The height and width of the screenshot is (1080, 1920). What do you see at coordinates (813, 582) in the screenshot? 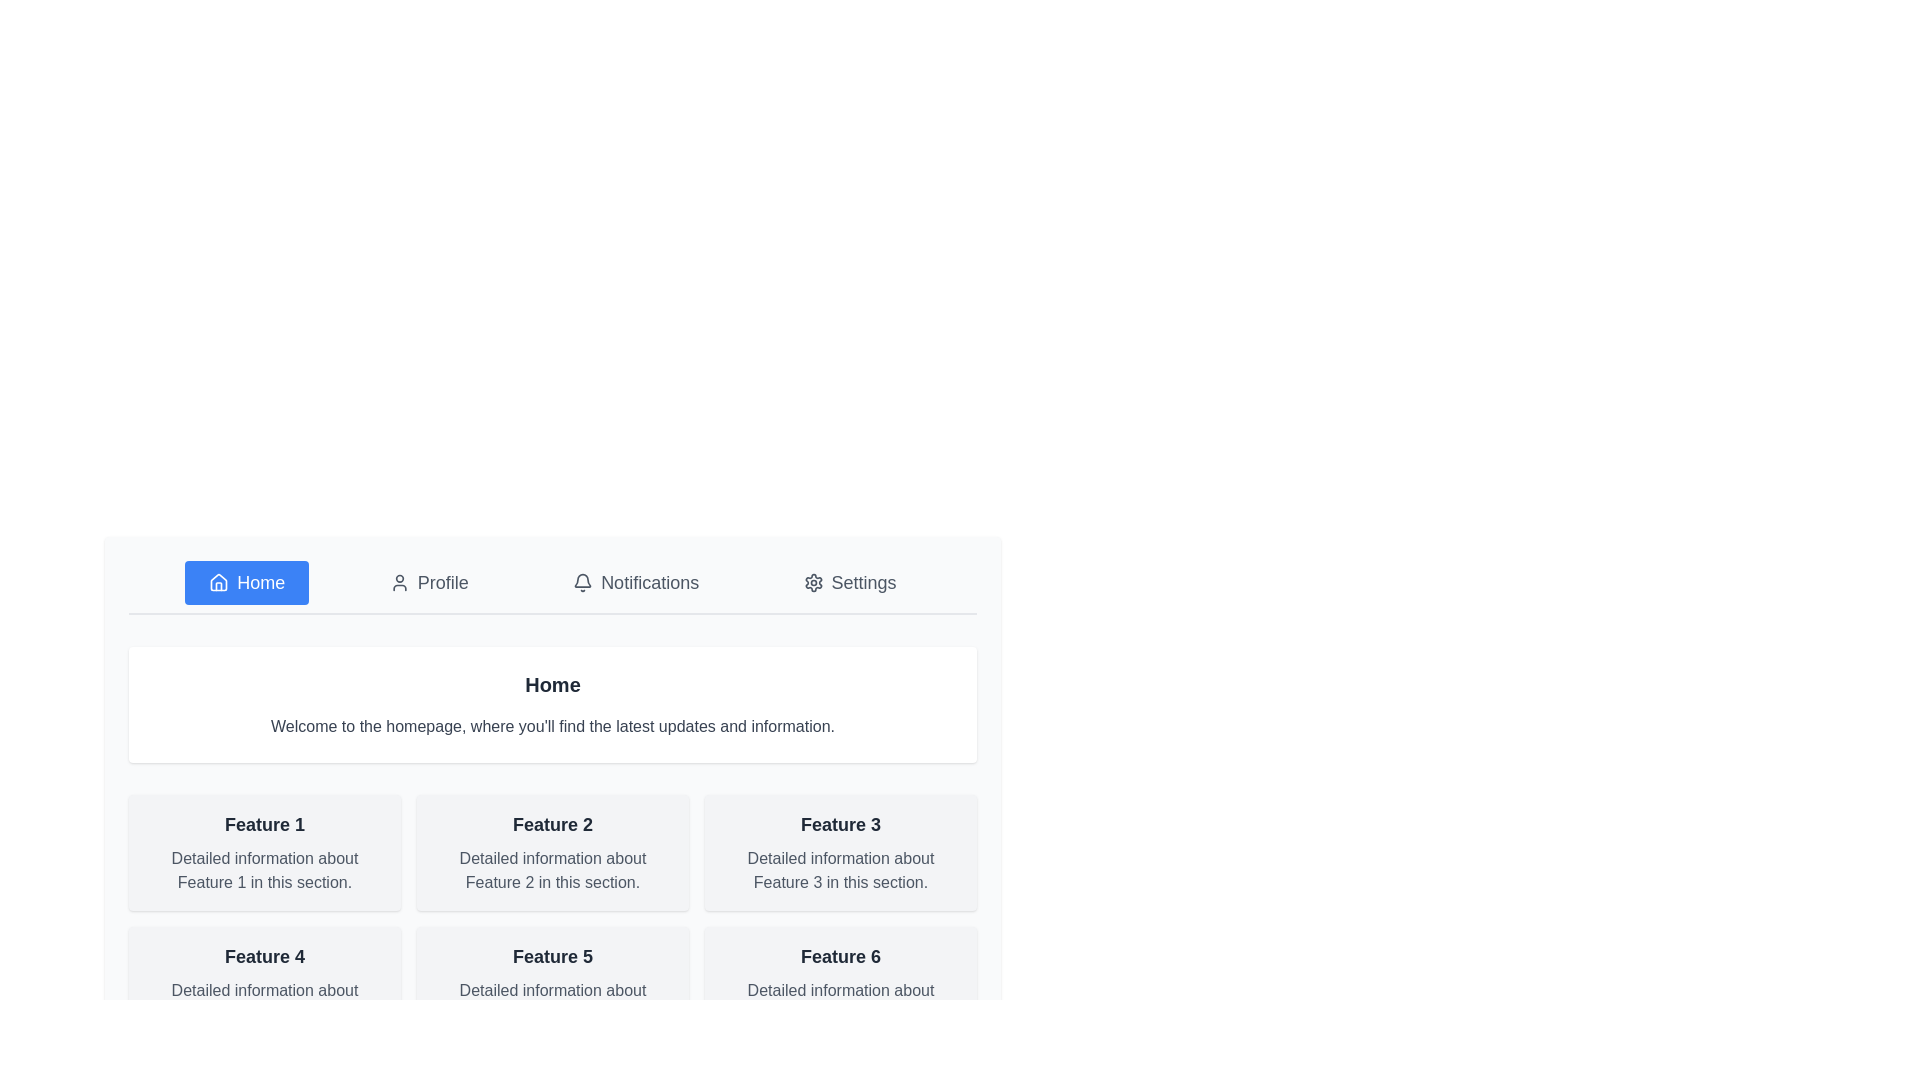
I see `the cogwheel-shaped icon in the upper right section of the navigation bar` at bounding box center [813, 582].